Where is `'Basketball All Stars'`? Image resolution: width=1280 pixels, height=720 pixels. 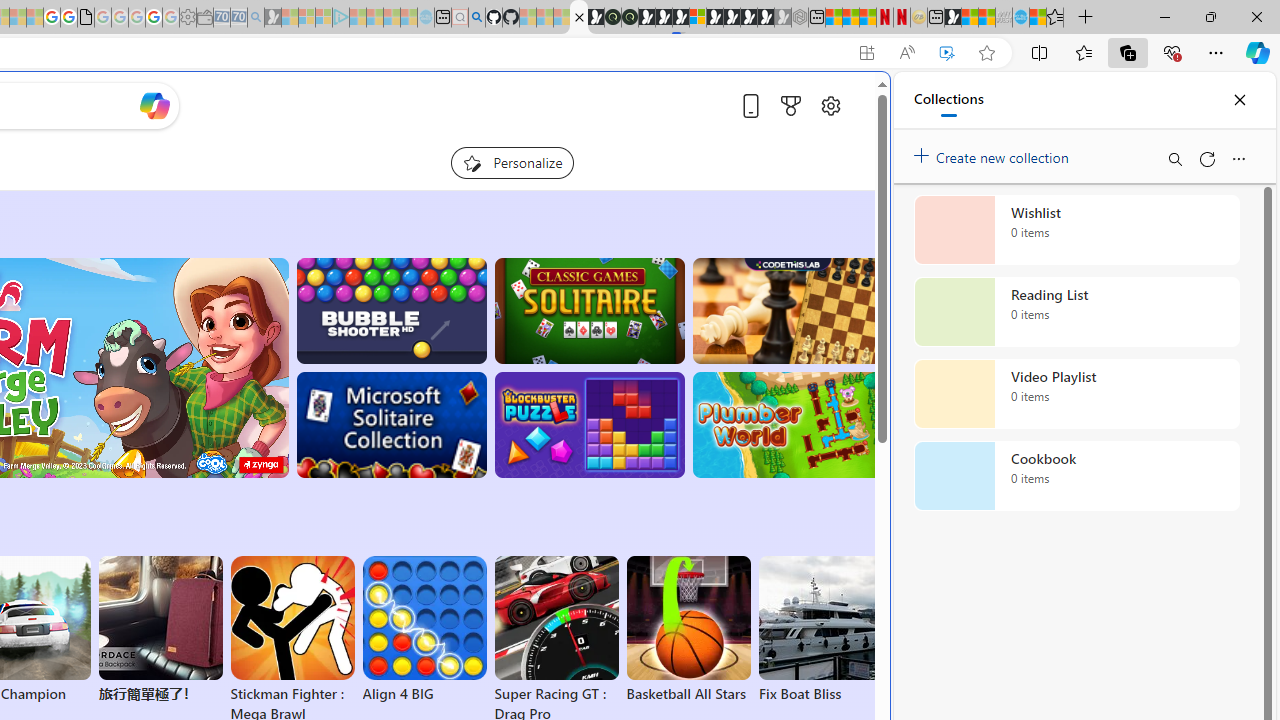 'Basketball All Stars' is located at coordinates (688, 630).